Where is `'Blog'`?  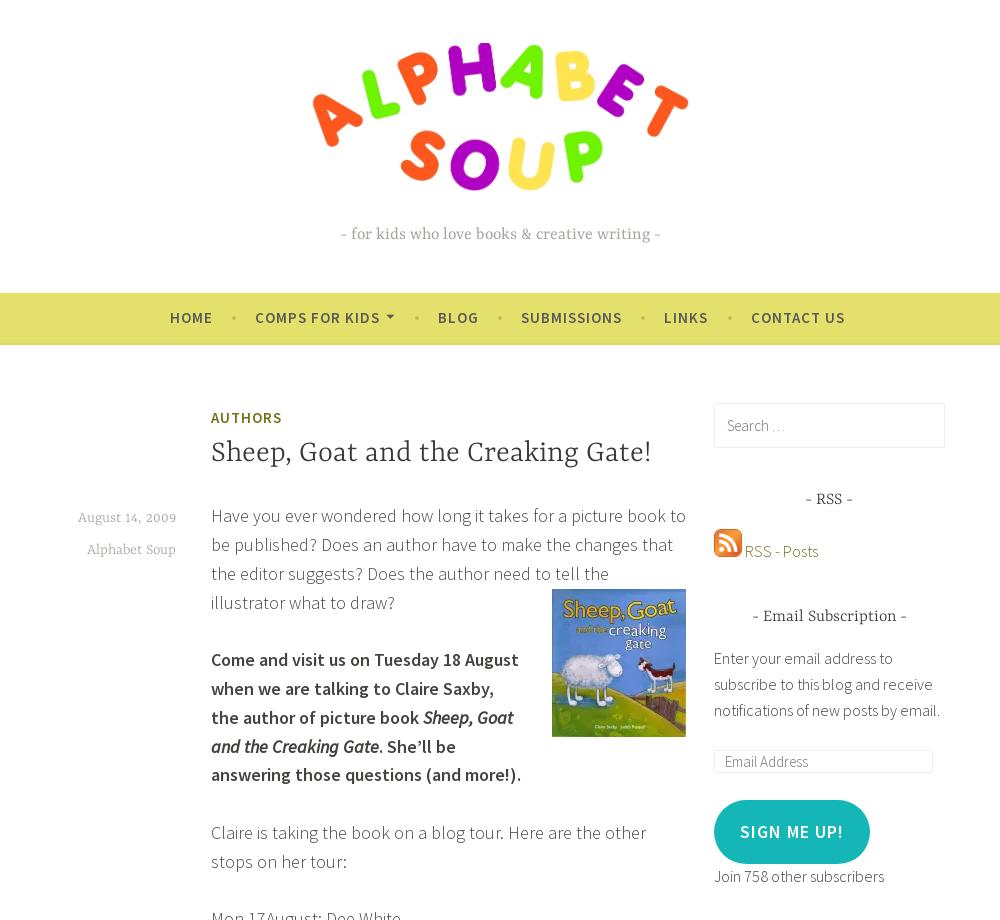 'Blog' is located at coordinates (456, 316).